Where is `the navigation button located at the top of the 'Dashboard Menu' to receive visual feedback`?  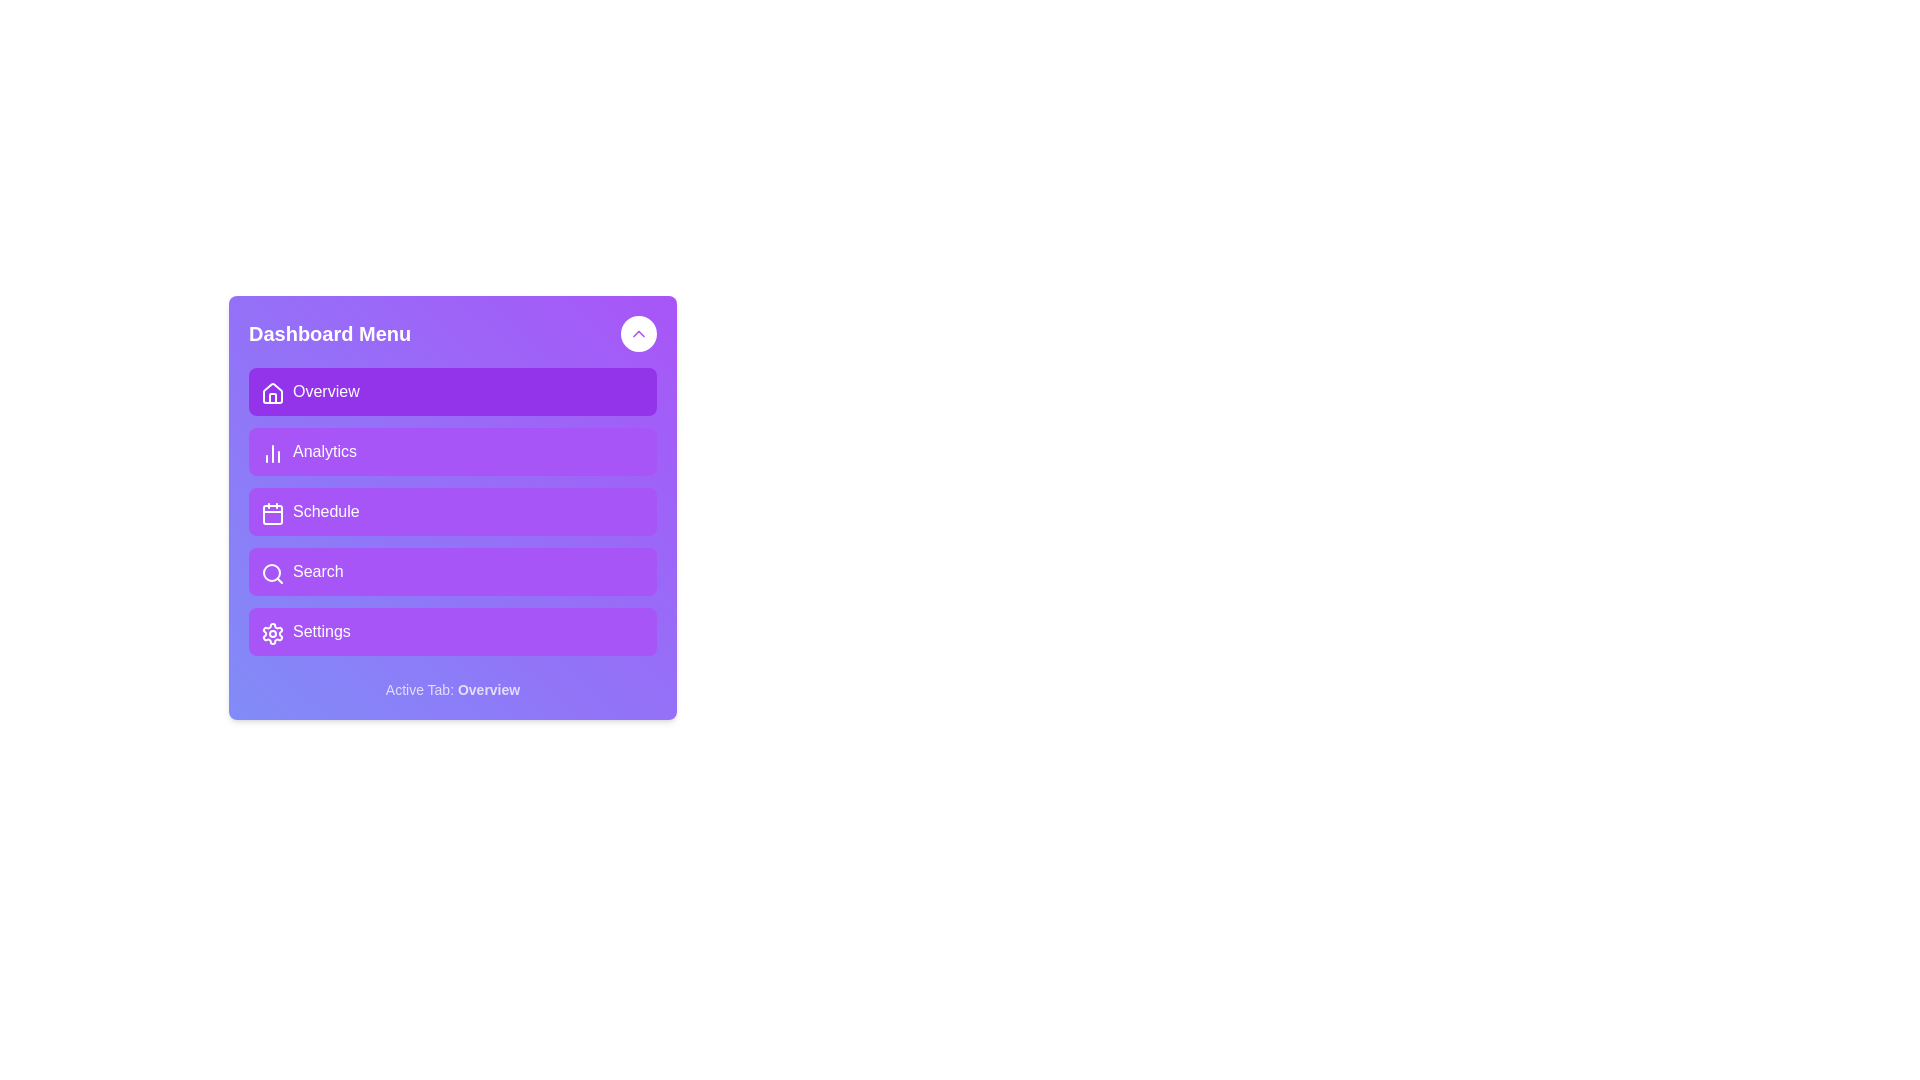
the navigation button located at the top of the 'Dashboard Menu' to receive visual feedback is located at coordinates (451, 392).